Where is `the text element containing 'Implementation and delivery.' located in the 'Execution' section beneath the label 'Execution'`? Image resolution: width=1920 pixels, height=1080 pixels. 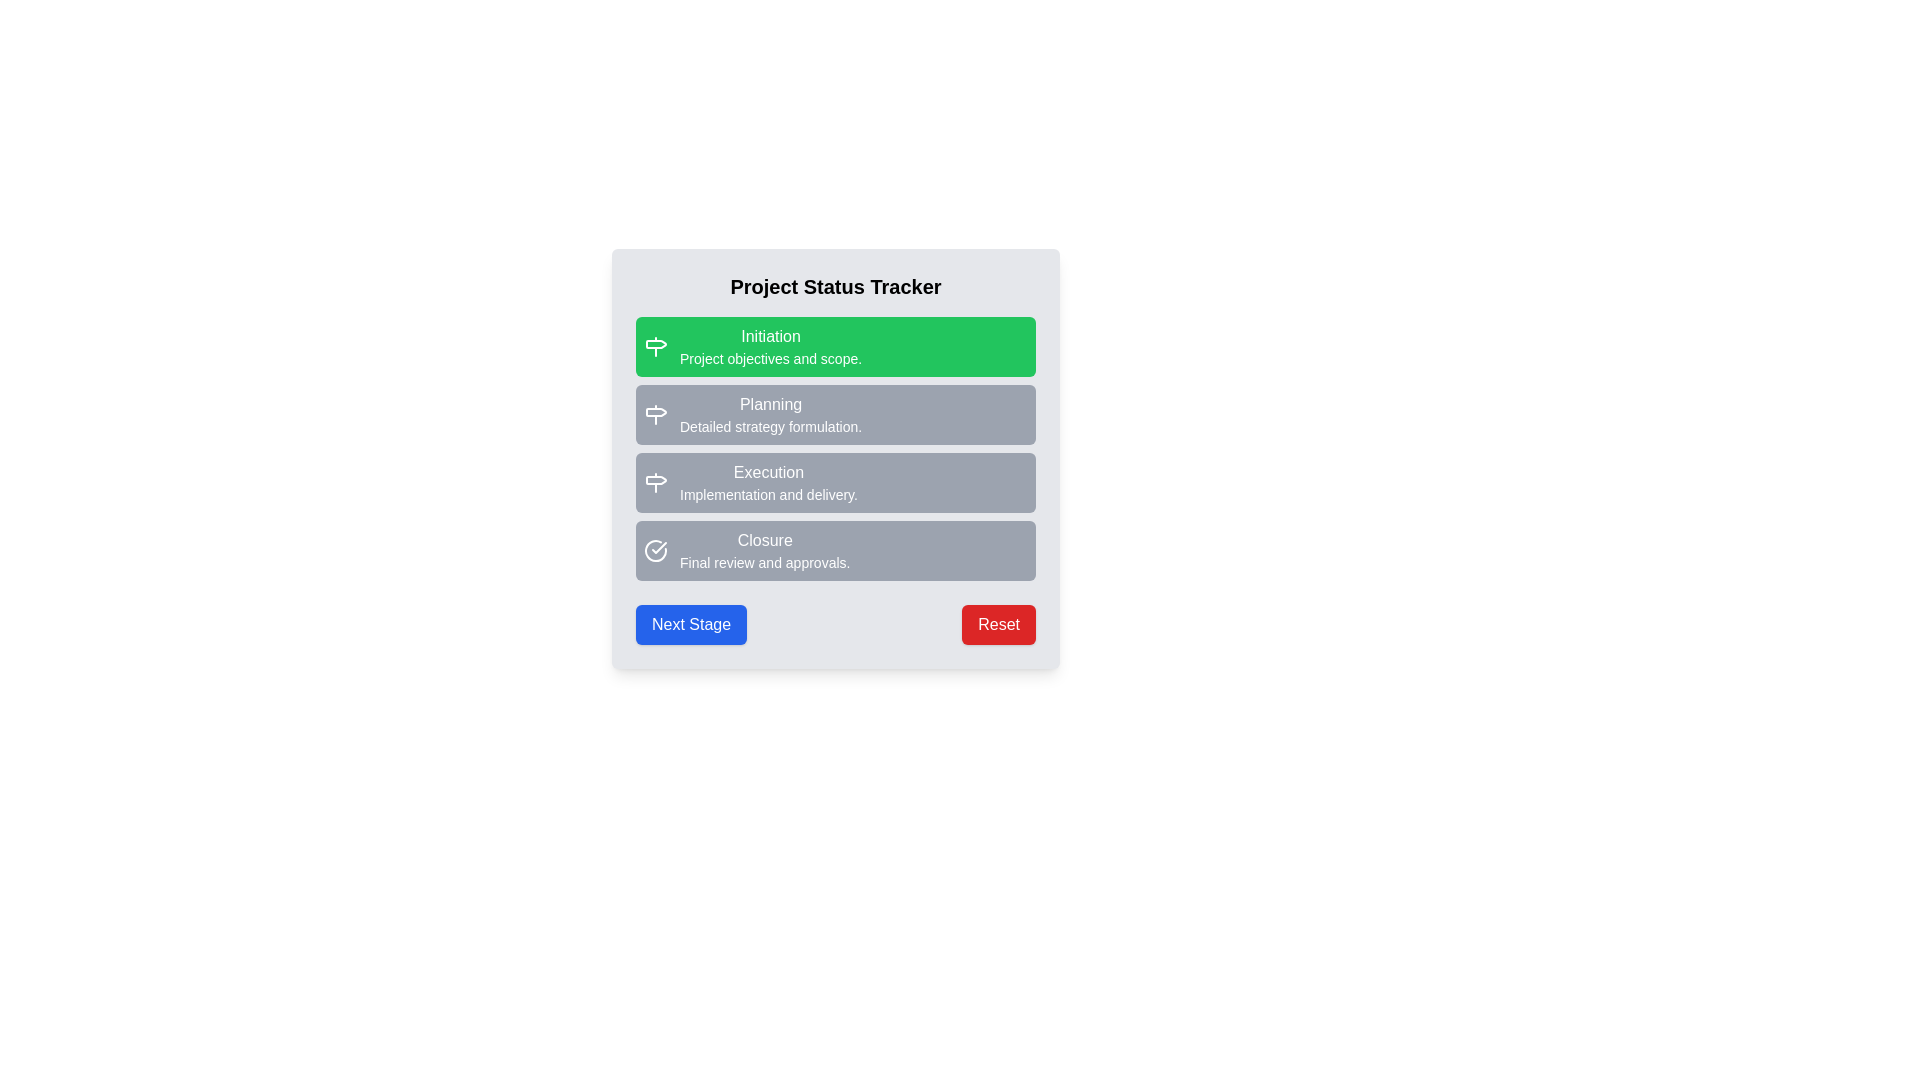
the text element containing 'Implementation and delivery.' located in the 'Execution' section beneath the label 'Execution' is located at coordinates (767, 494).